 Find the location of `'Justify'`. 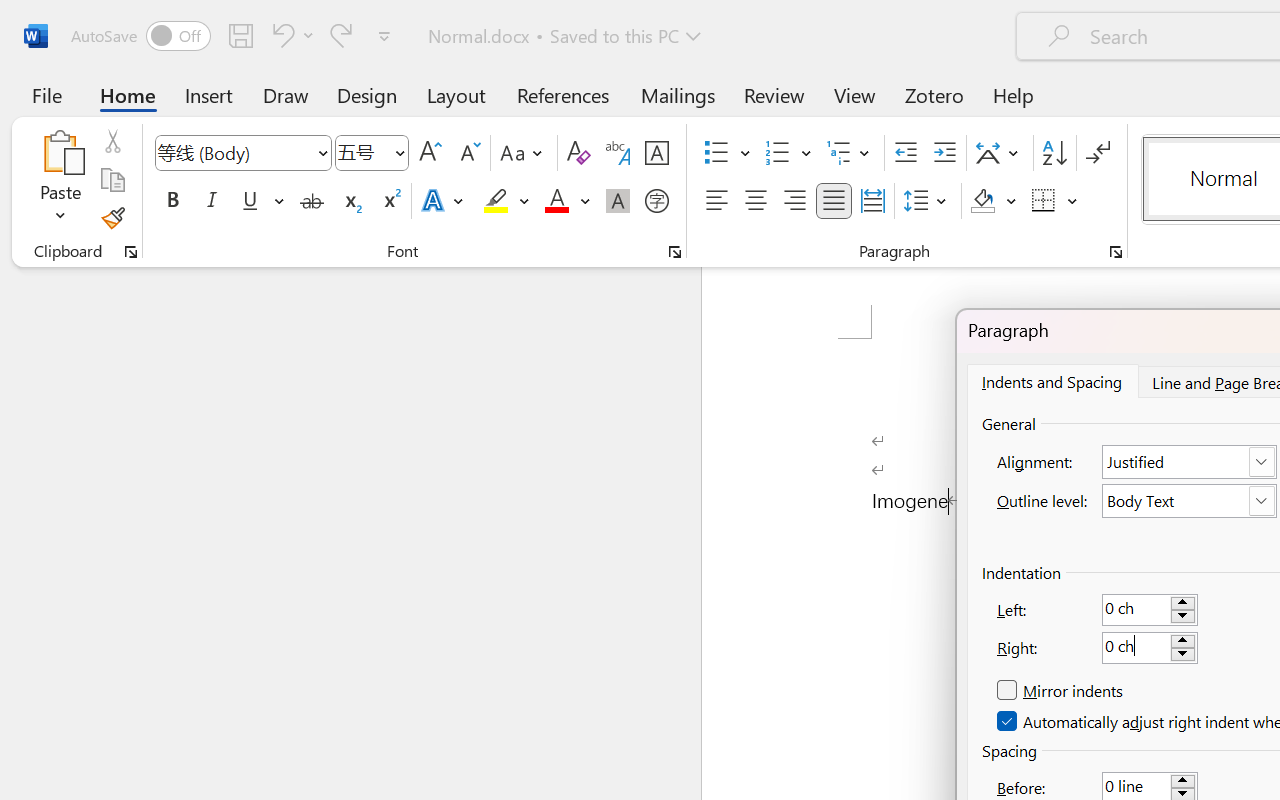

'Justify' is located at coordinates (834, 201).